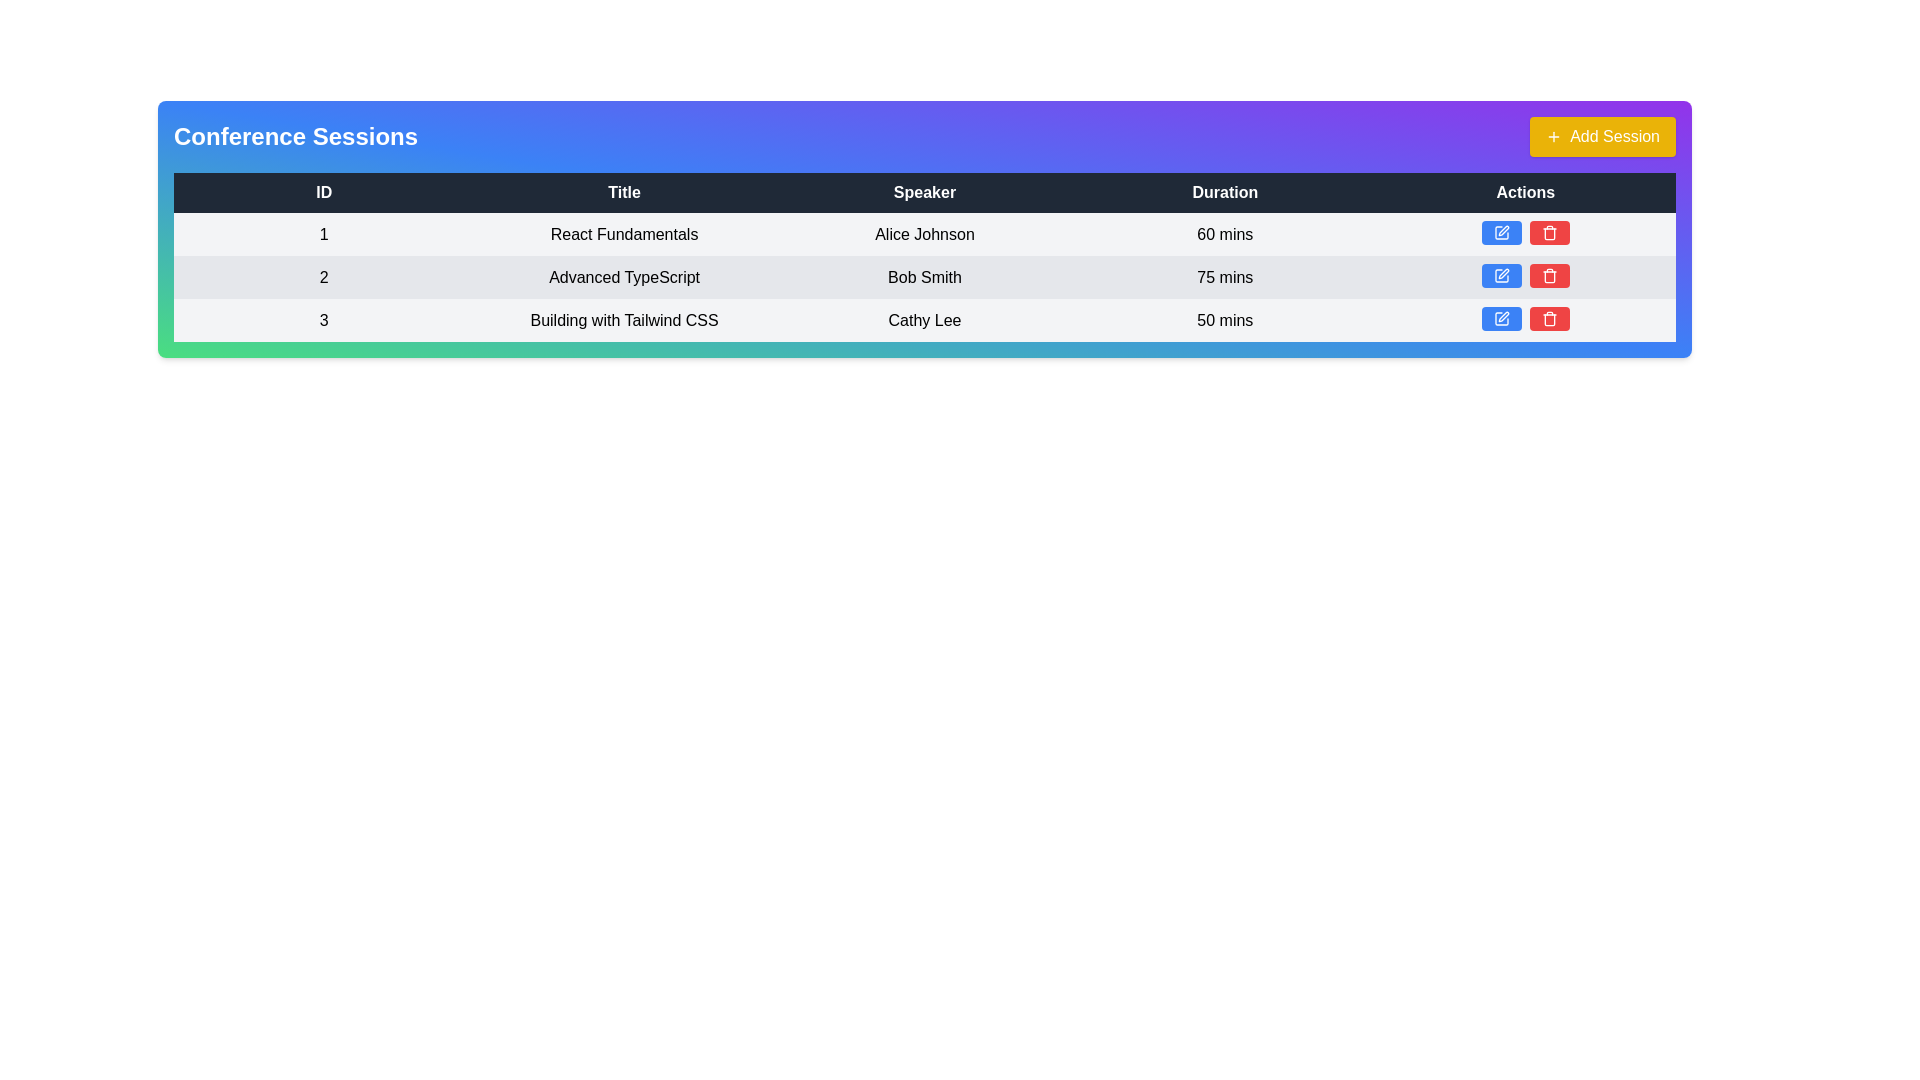 The height and width of the screenshot is (1080, 1920). I want to click on the delete button located in the 'Actions' column of the third row of the table, so click(1548, 231).